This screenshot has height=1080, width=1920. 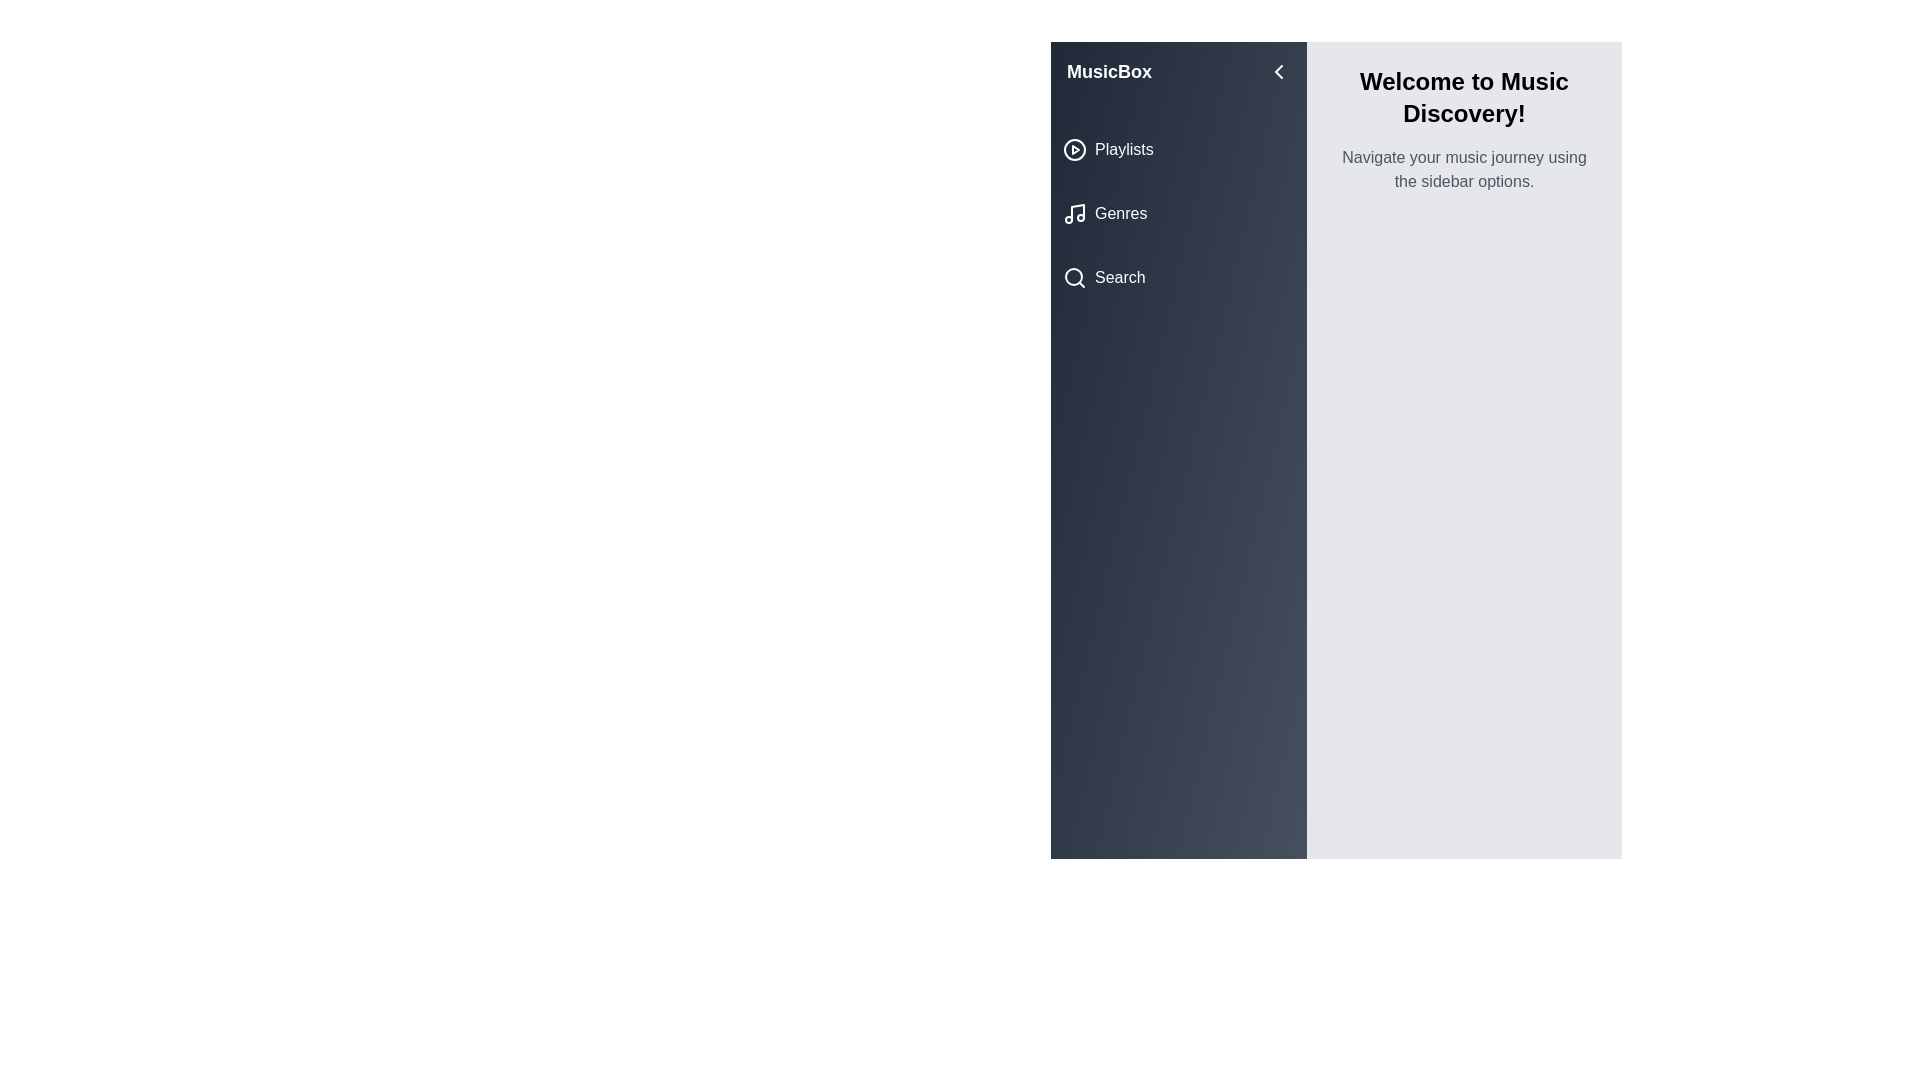 What do you see at coordinates (1179, 277) in the screenshot?
I see `the category Search to view its hover state` at bounding box center [1179, 277].